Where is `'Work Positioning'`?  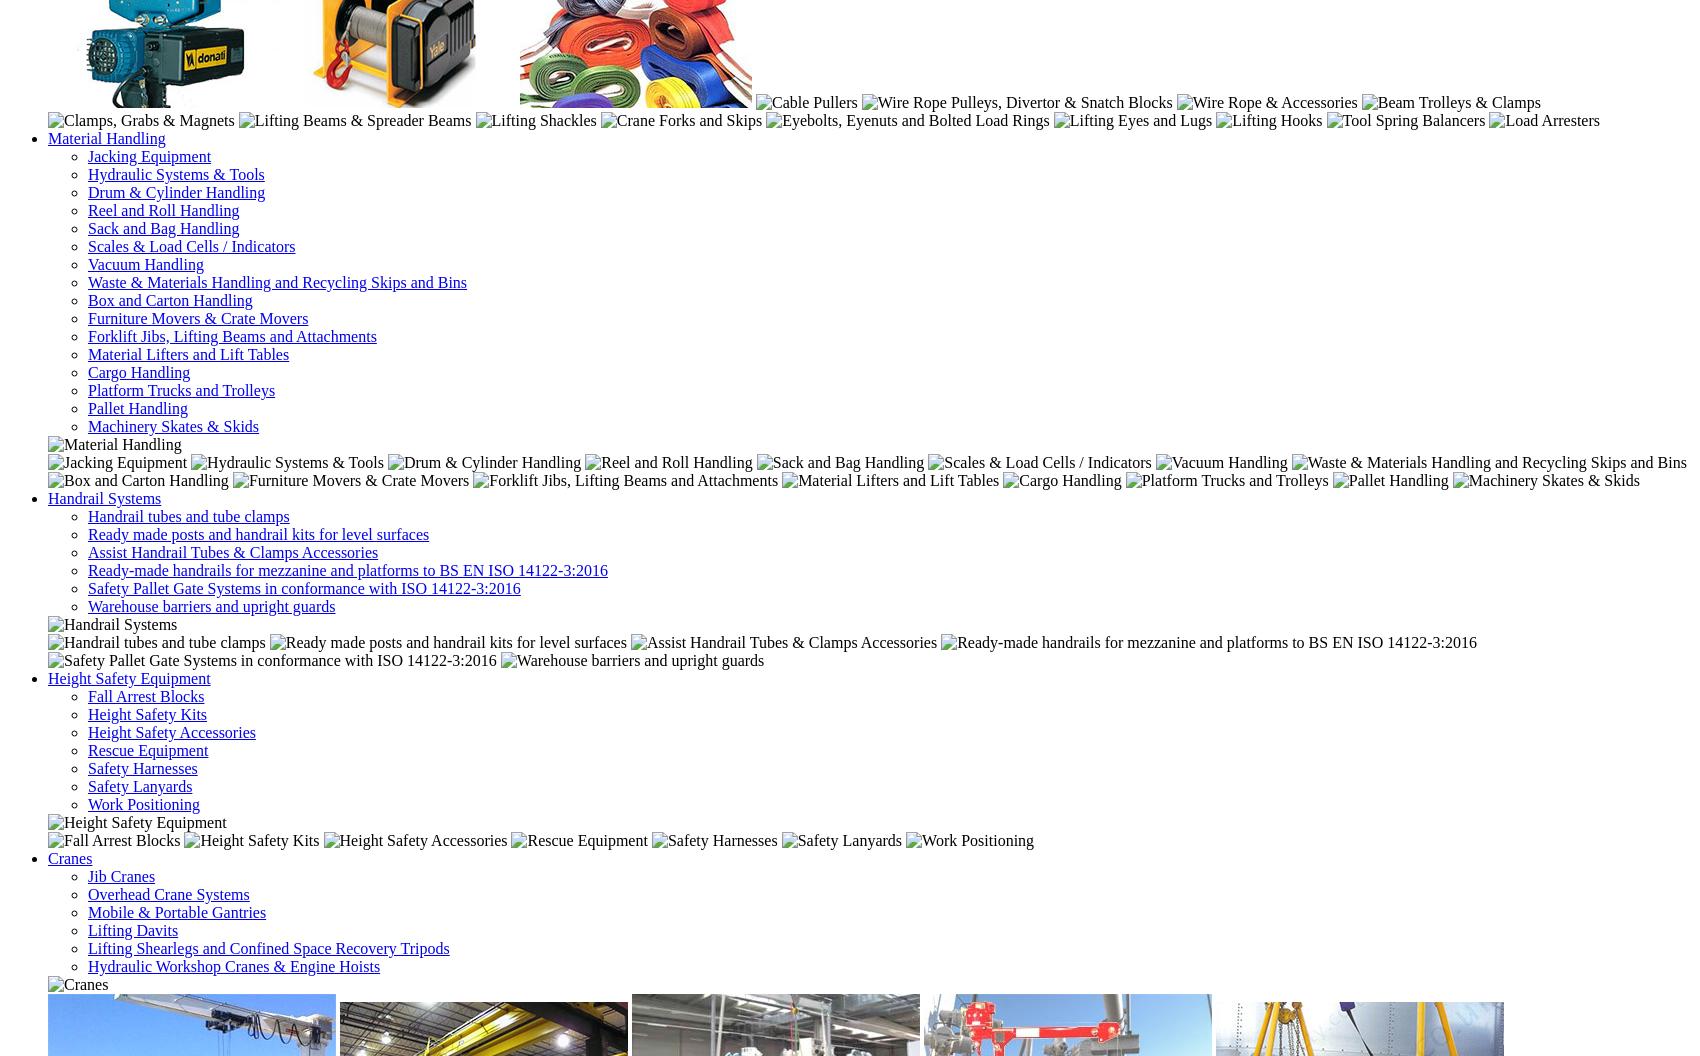
'Work Positioning' is located at coordinates (142, 803).